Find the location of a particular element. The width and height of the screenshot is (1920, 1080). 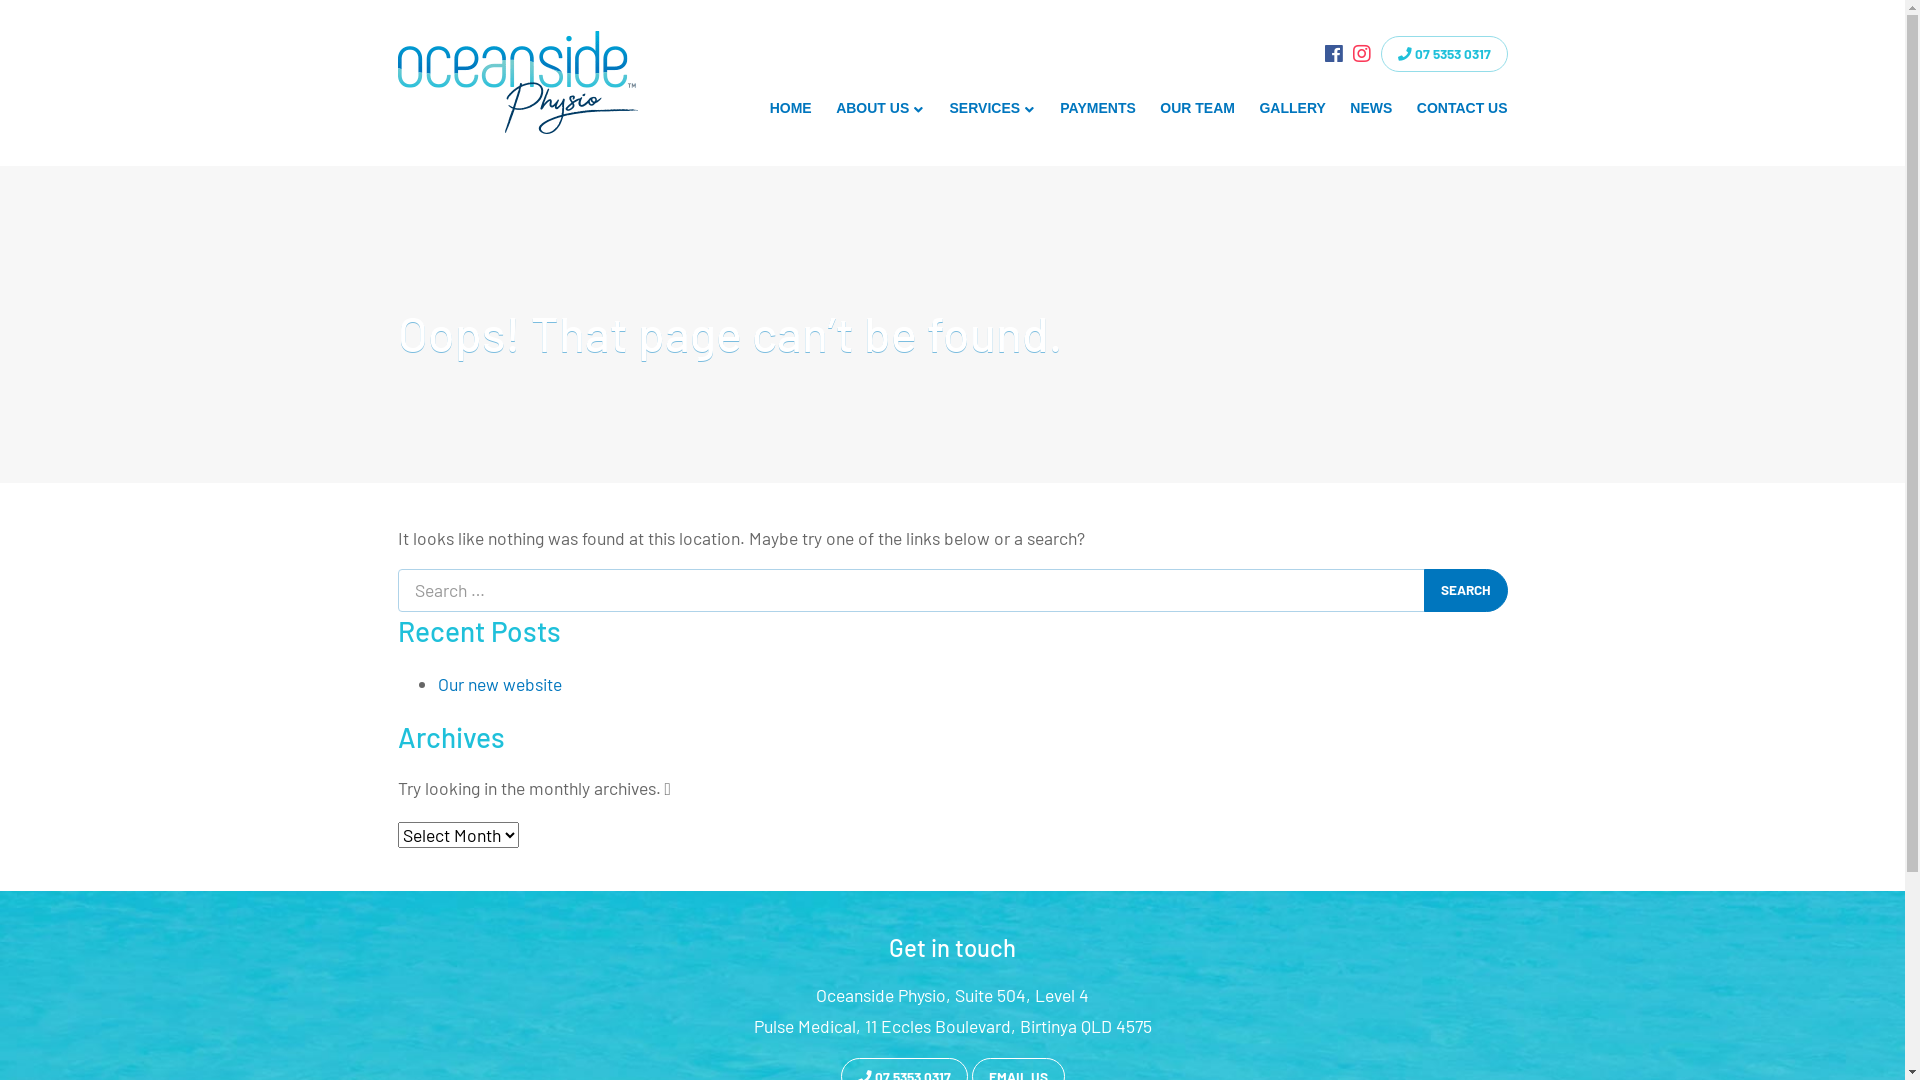

'PAYMENTS' is located at coordinates (1097, 108).